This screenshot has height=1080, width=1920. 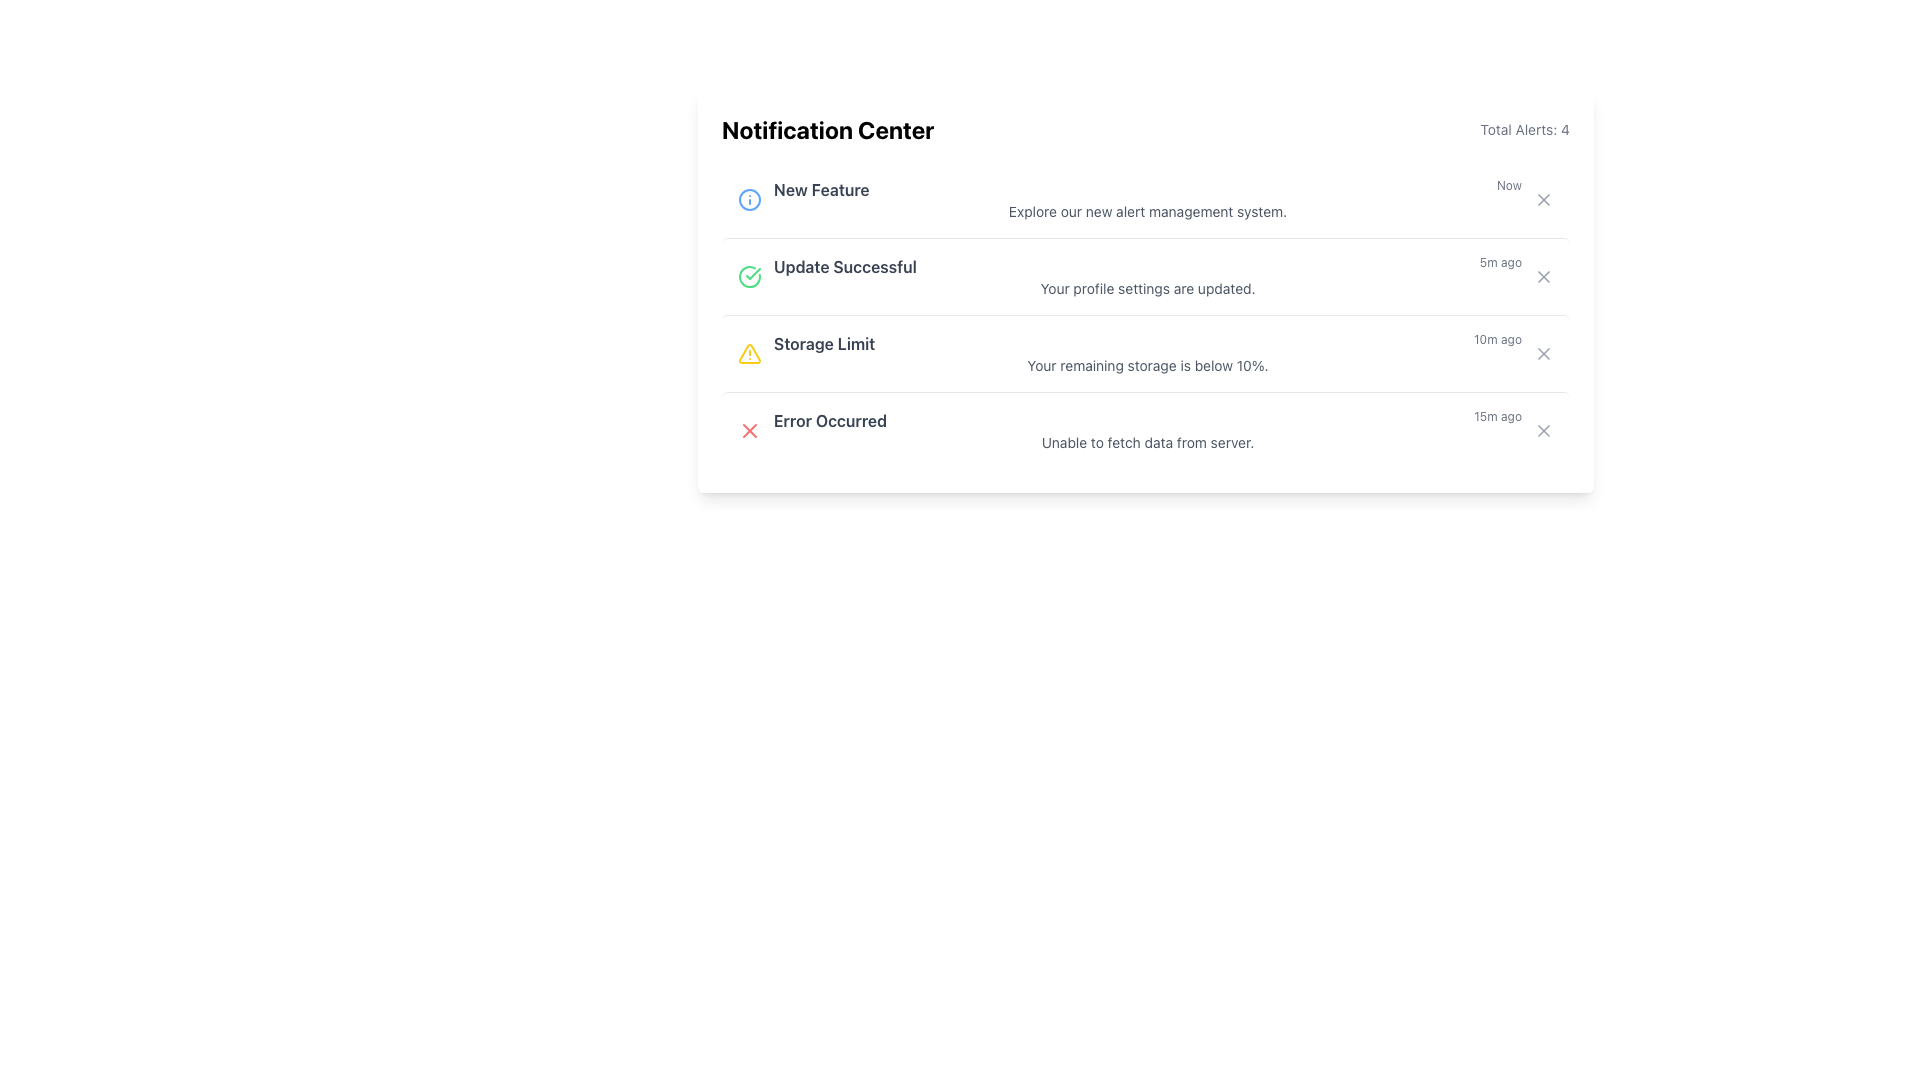 What do you see at coordinates (1543, 353) in the screenshot?
I see `the 'Dismiss Notification' button located at the top-right corner of the 'Storage Limit' notification card` at bounding box center [1543, 353].